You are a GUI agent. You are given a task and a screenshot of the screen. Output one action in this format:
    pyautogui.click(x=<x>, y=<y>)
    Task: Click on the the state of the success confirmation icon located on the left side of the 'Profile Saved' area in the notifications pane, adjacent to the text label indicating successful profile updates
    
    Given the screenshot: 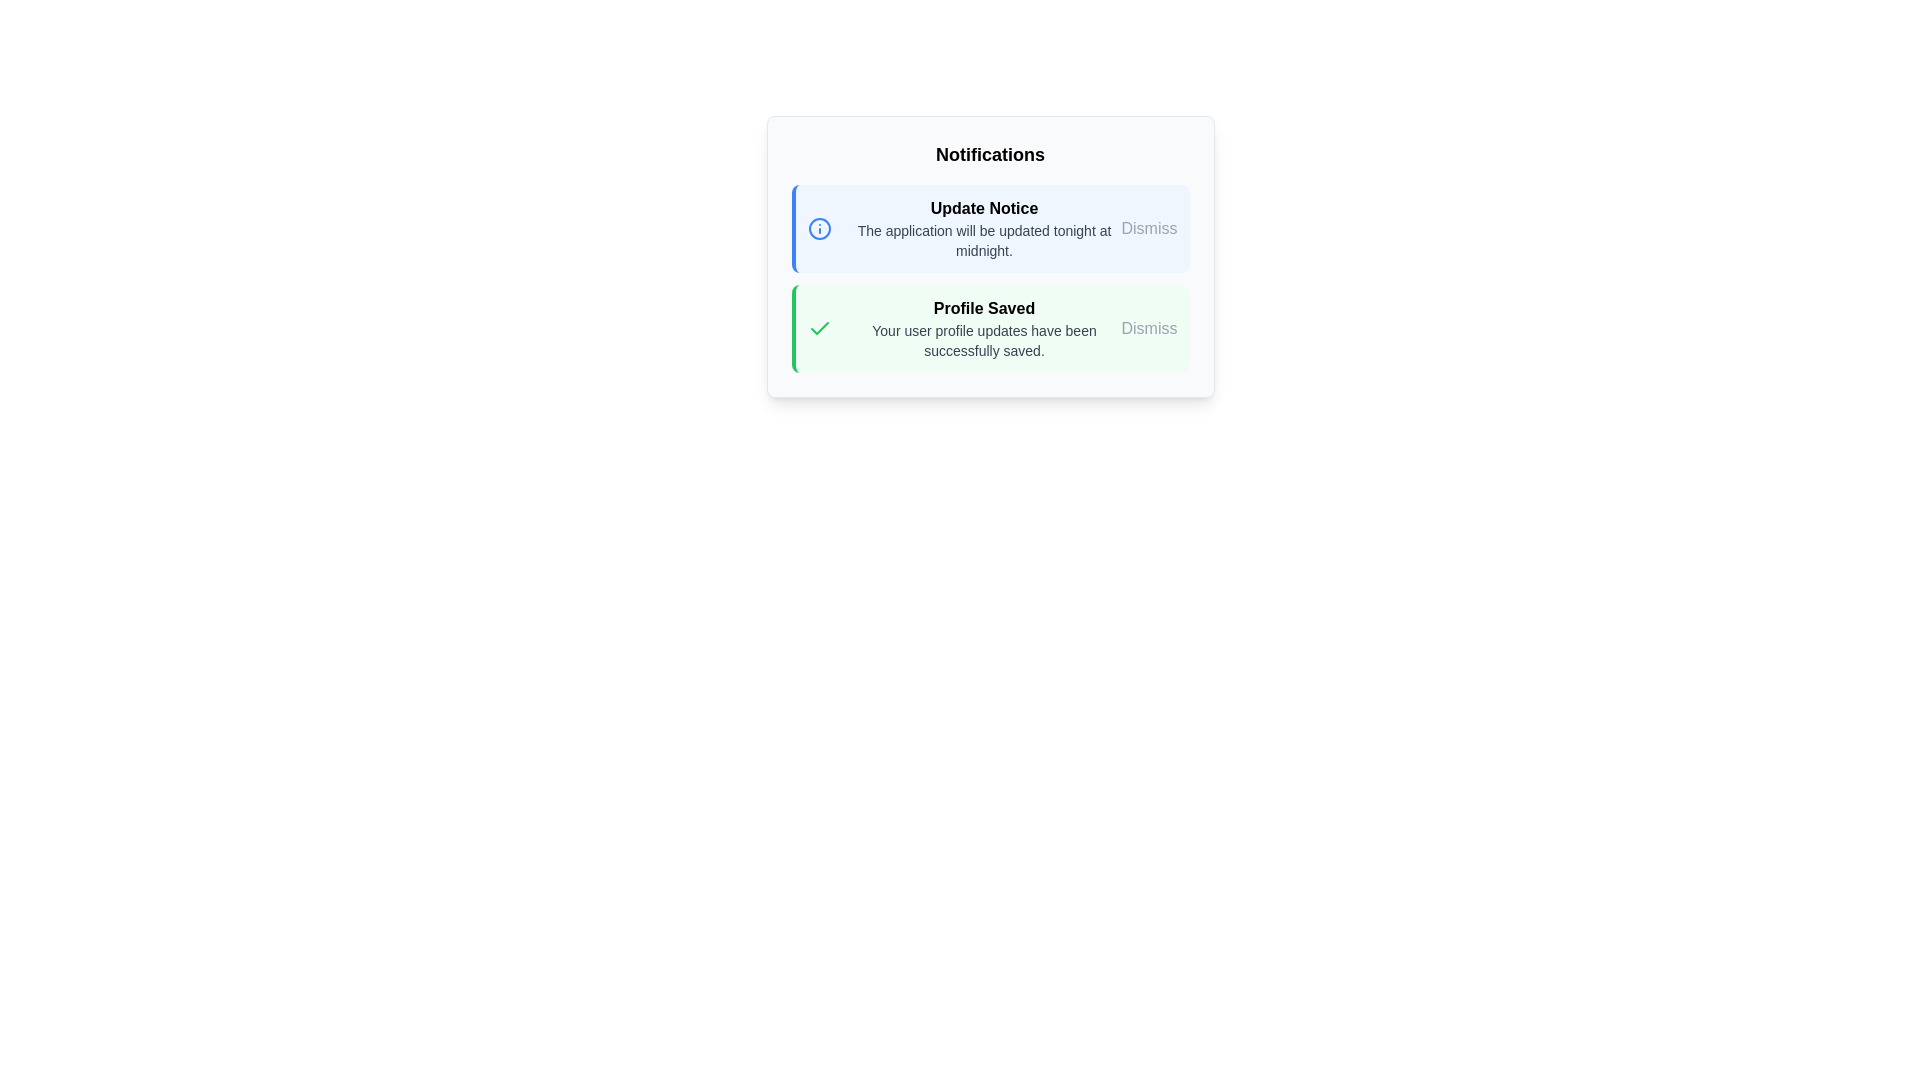 What is the action you would take?
    pyautogui.click(x=819, y=327)
    